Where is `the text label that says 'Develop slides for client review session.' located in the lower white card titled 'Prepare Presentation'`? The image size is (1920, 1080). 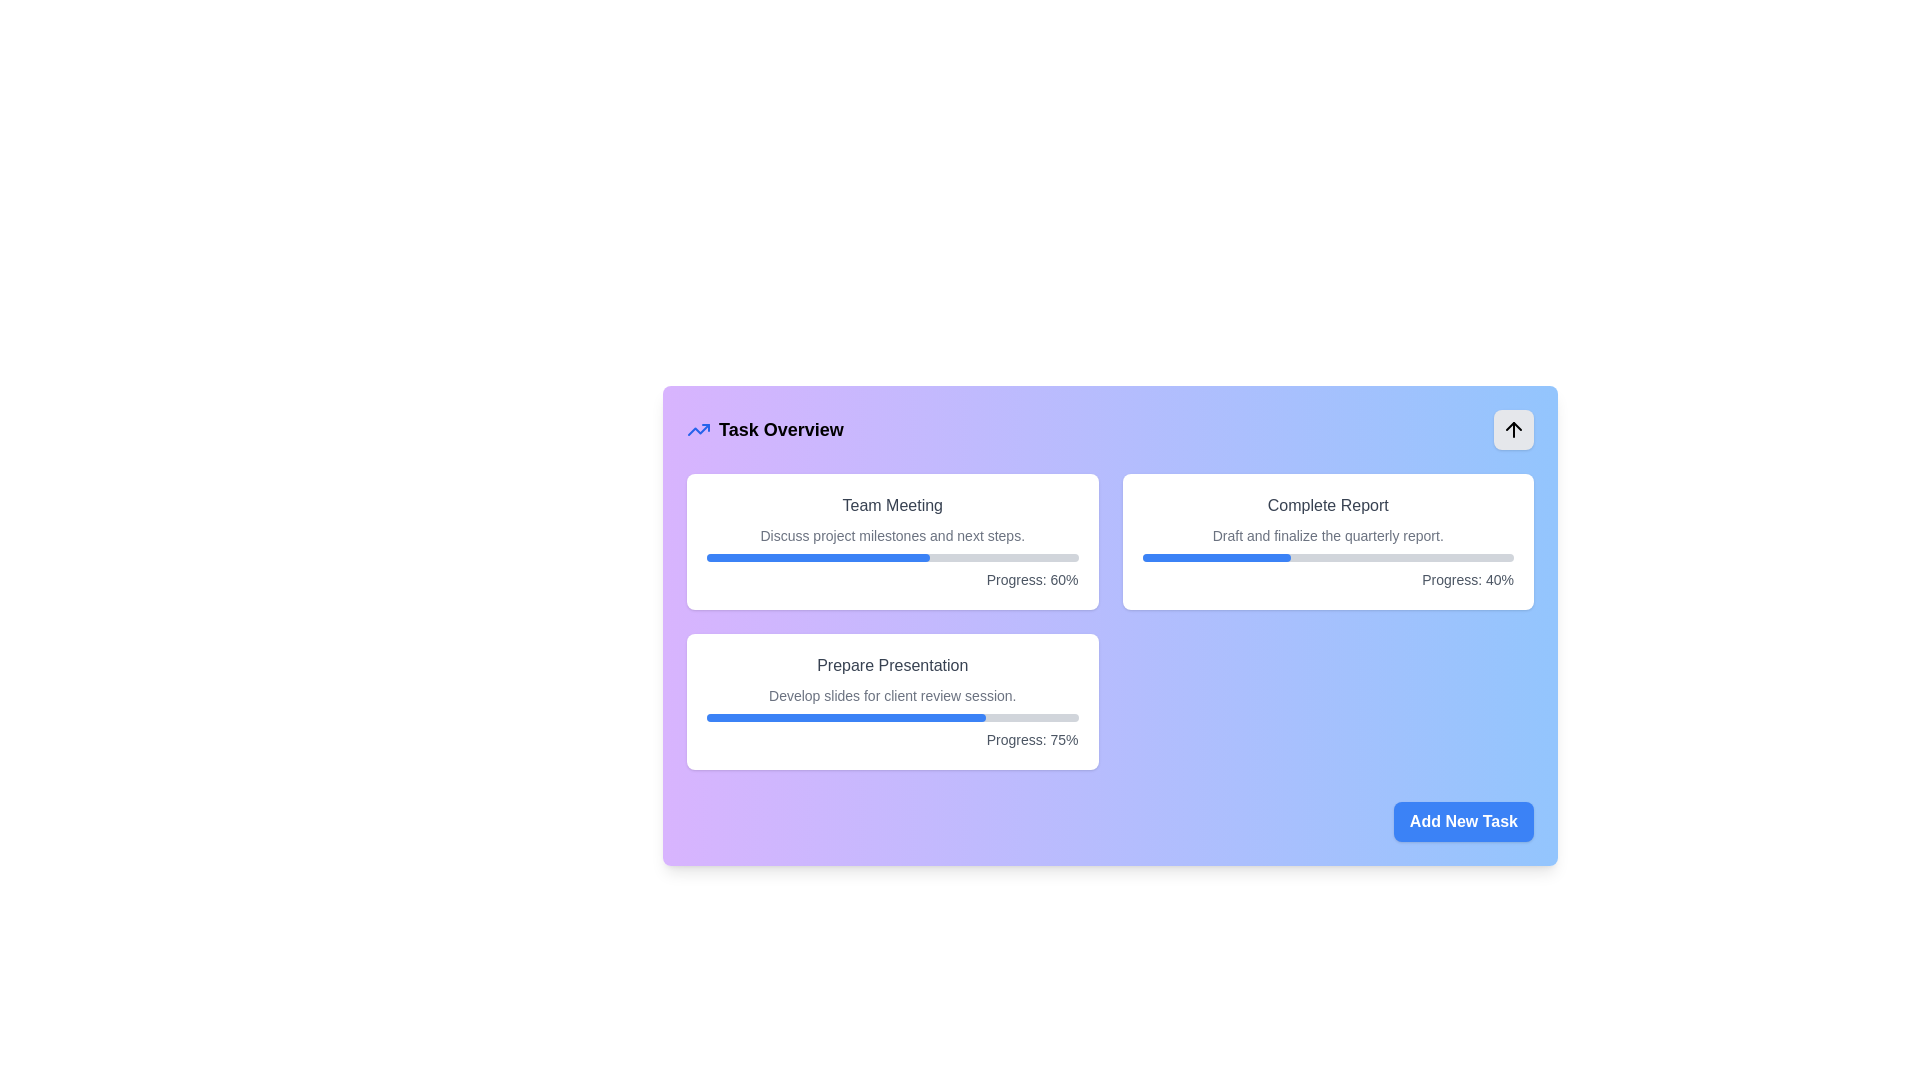
the text label that says 'Develop slides for client review session.' located in the lower white card titled 'Prepare Presentation' is located at coordinates (891, 694).